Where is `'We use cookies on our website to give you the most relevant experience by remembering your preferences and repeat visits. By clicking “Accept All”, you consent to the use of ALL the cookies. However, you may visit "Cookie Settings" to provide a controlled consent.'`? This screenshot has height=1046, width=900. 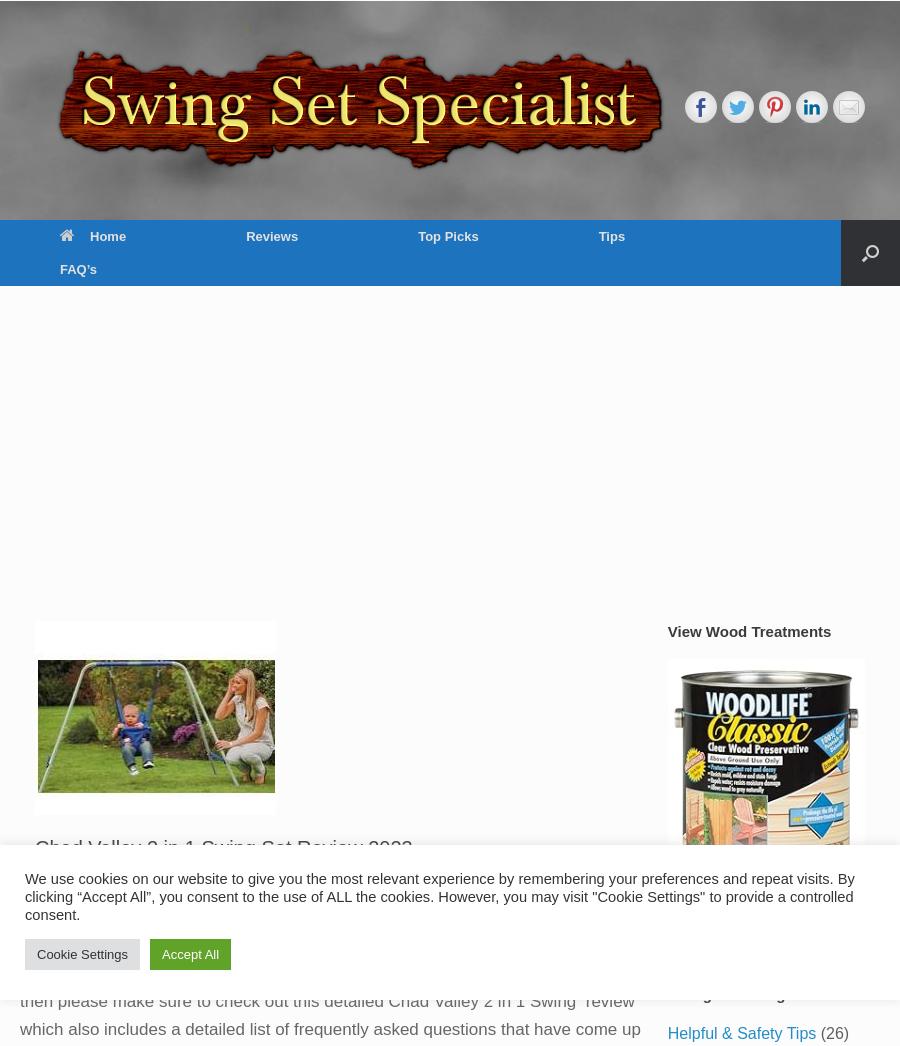
'We use cookies on our website to give you the most relevant experience by remembering your preferences and repeat visits. By clicking “Accept All”, you consent to the use of ALL the cookies. However, you may visit "Cookie Settings" to provide a controlled consent.' is located at coordinates (439, 897).